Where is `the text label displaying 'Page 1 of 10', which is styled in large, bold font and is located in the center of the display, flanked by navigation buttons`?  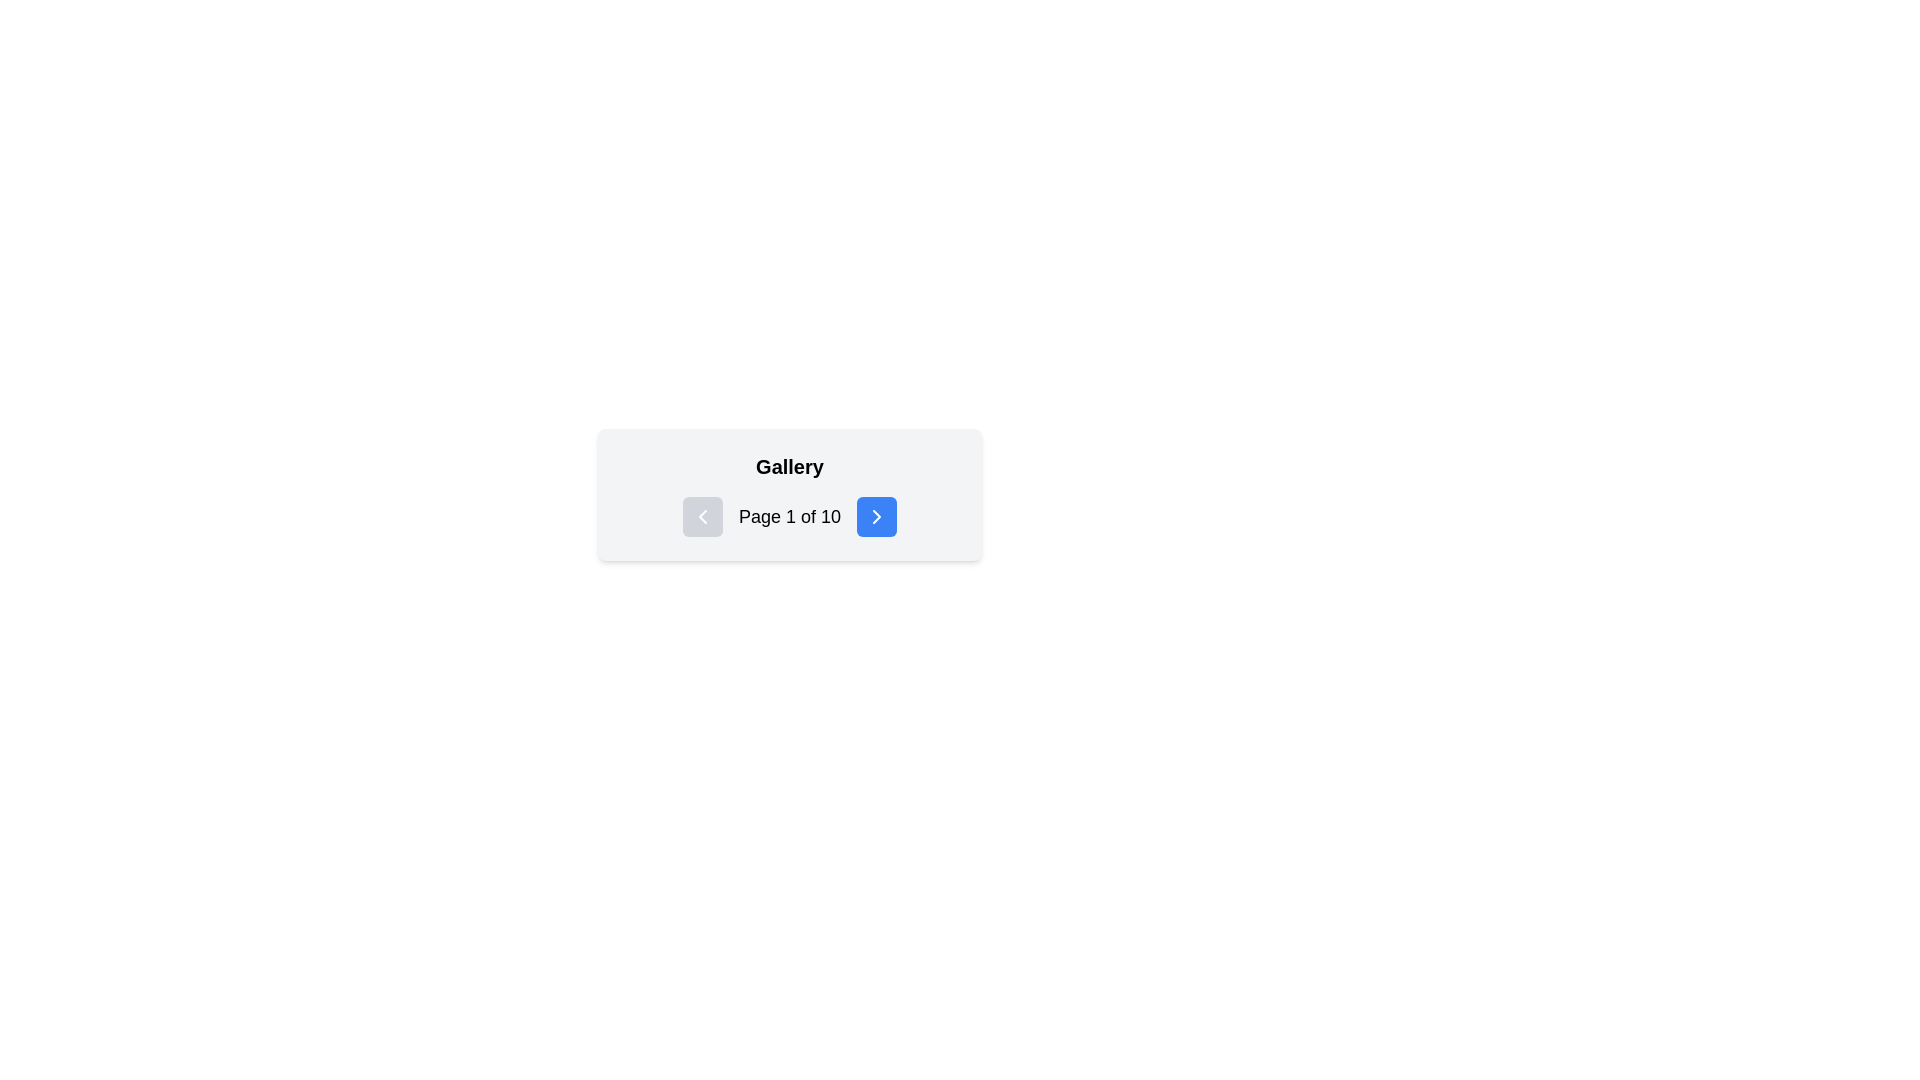
the text label displaying 'Page 1 of 10', which is styled in large, bold font and is located in the center of the display, flanked by navigation buttons is located at coordinates (789, 515).